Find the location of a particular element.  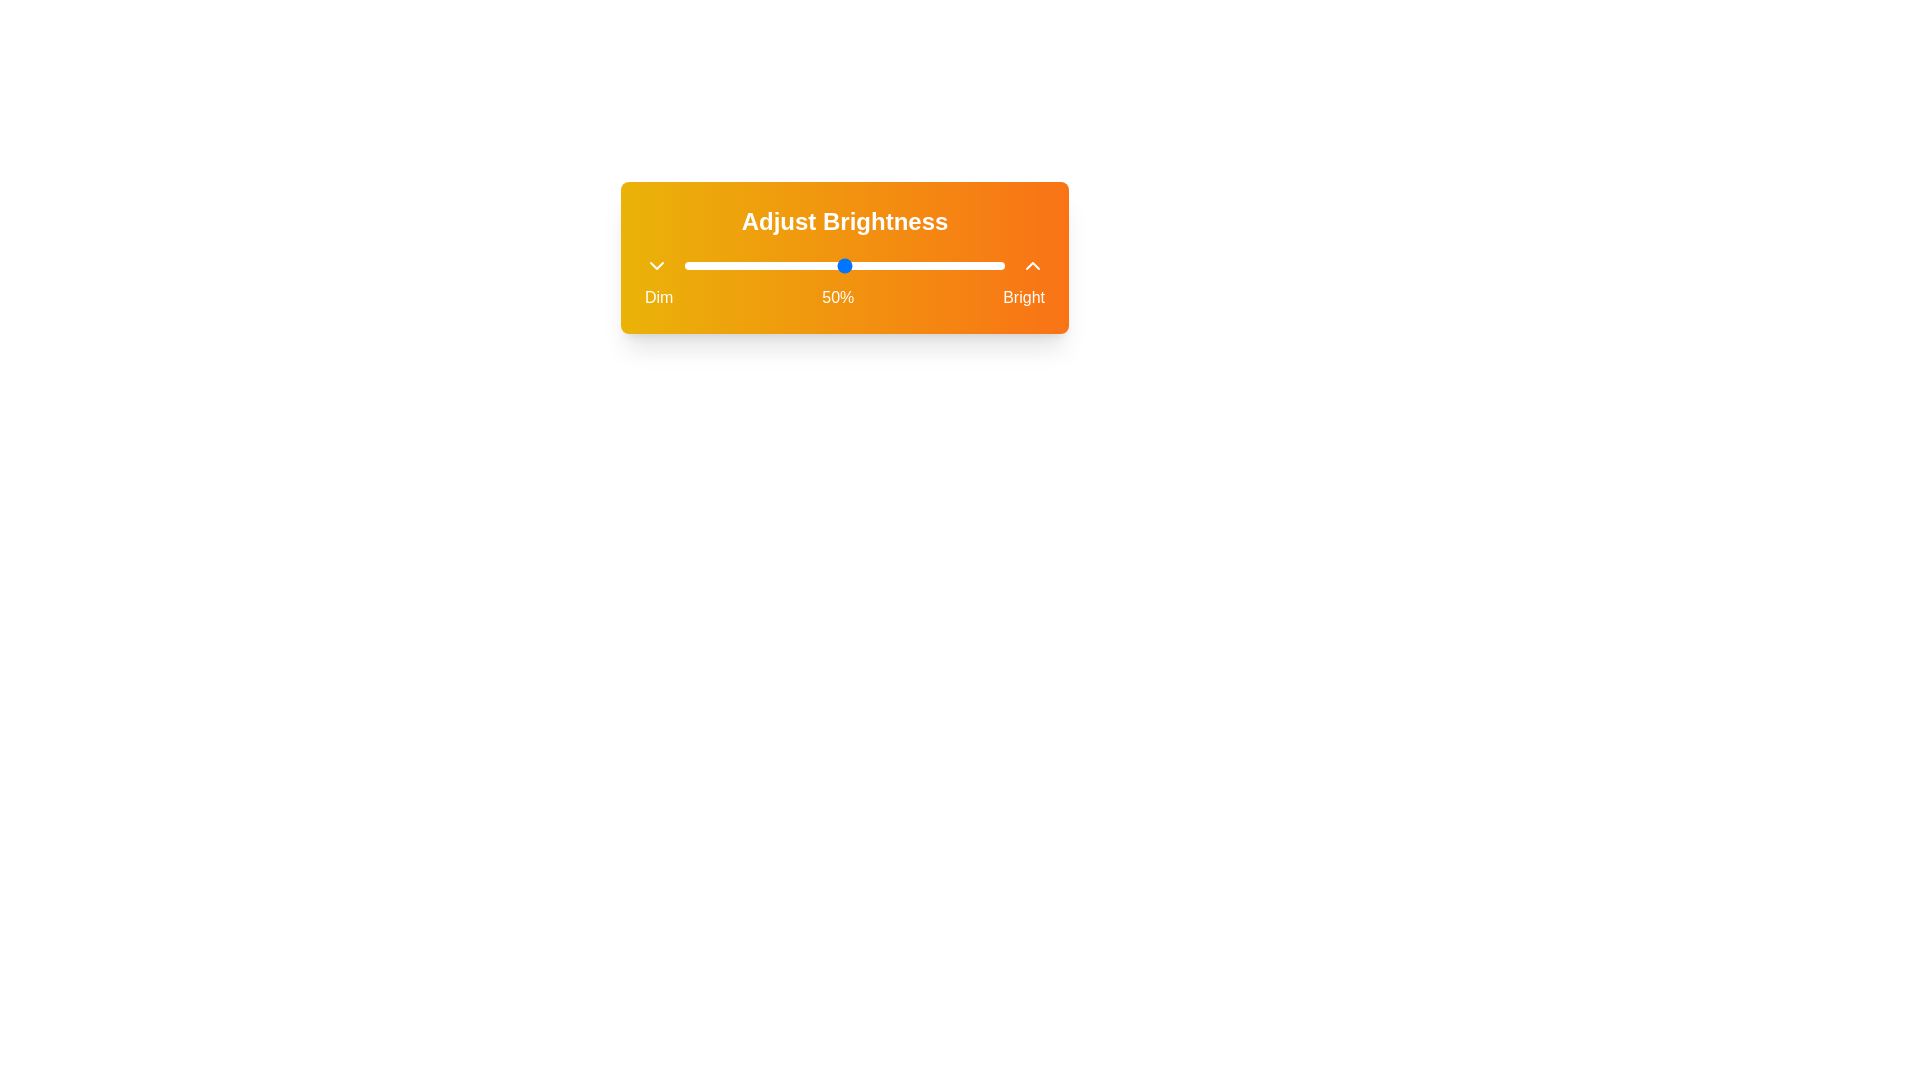

brightness level is located at coordinates (995, 265).